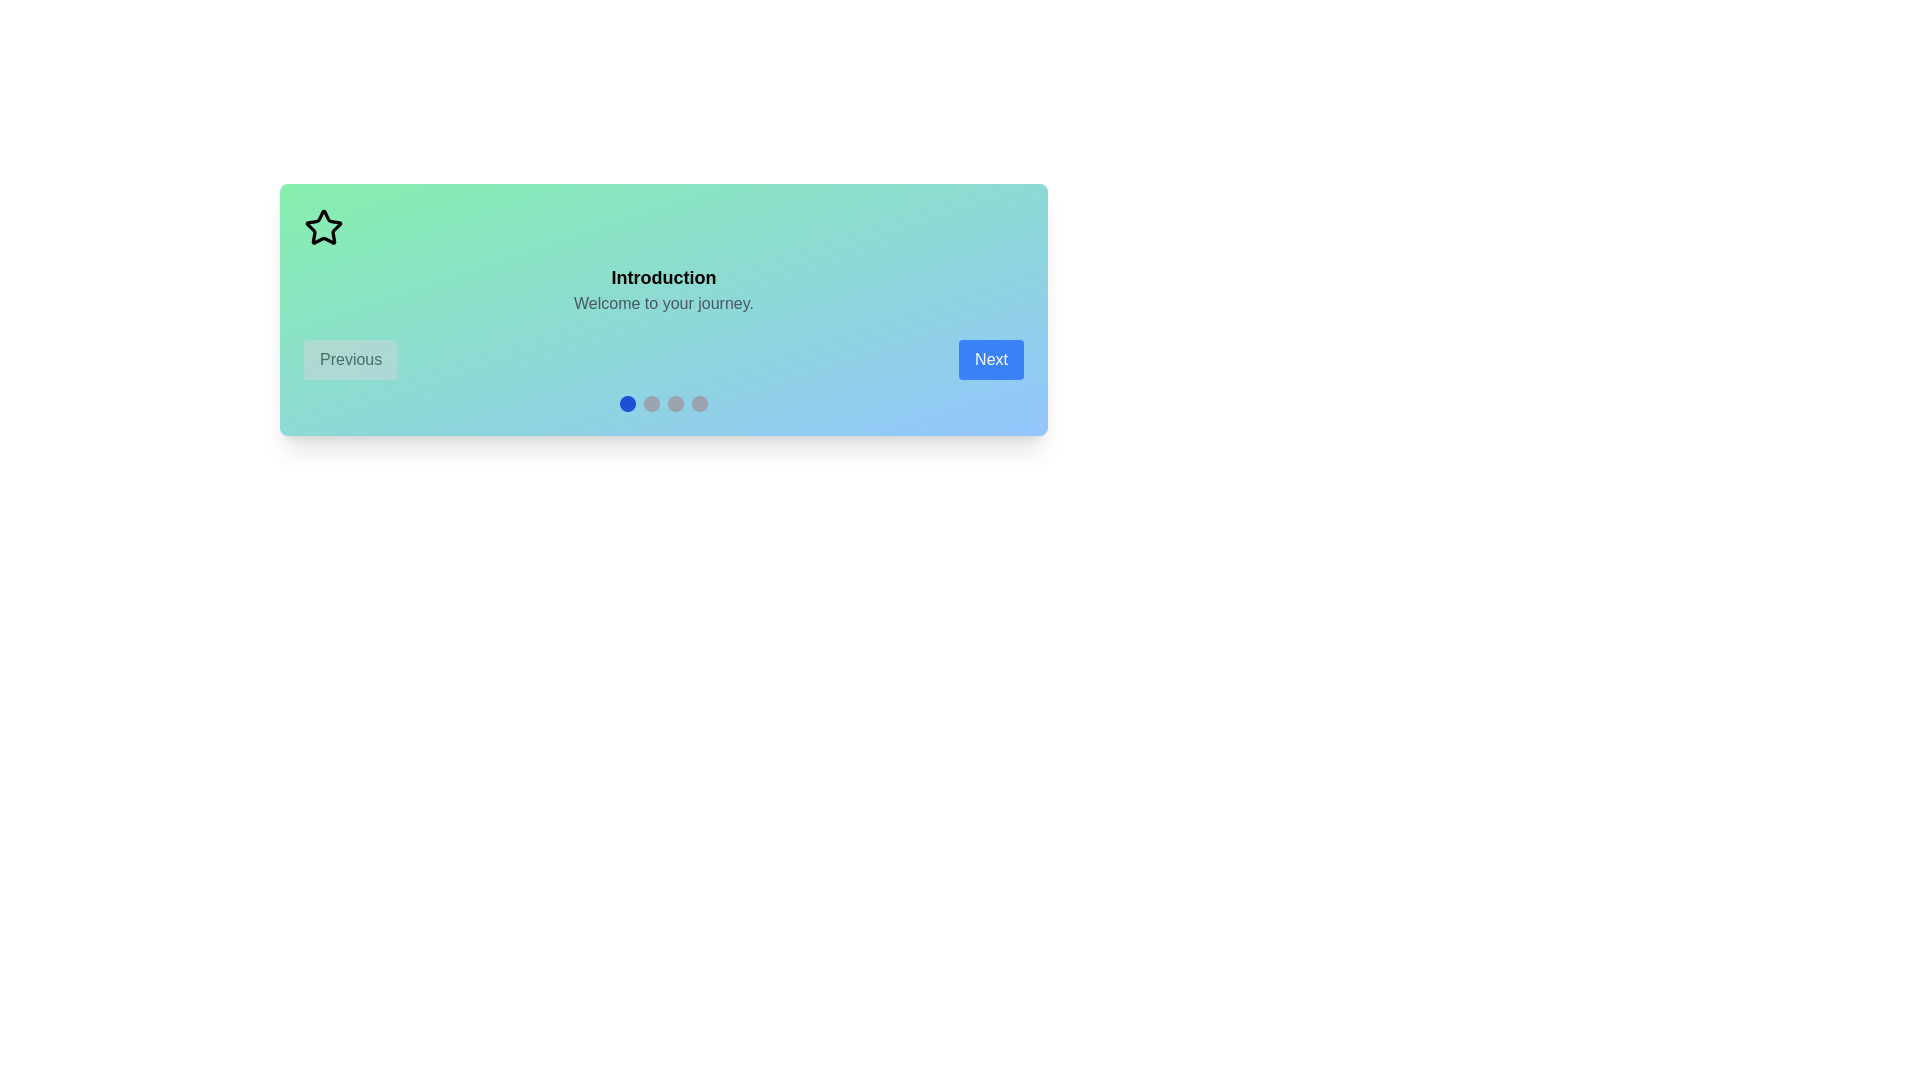 This screenshot has height=1080, width=1920. Describe the element at coordinates (990, 358) in the screenshot. I see `the 'Next' button to navigate to the next scene` at that location.